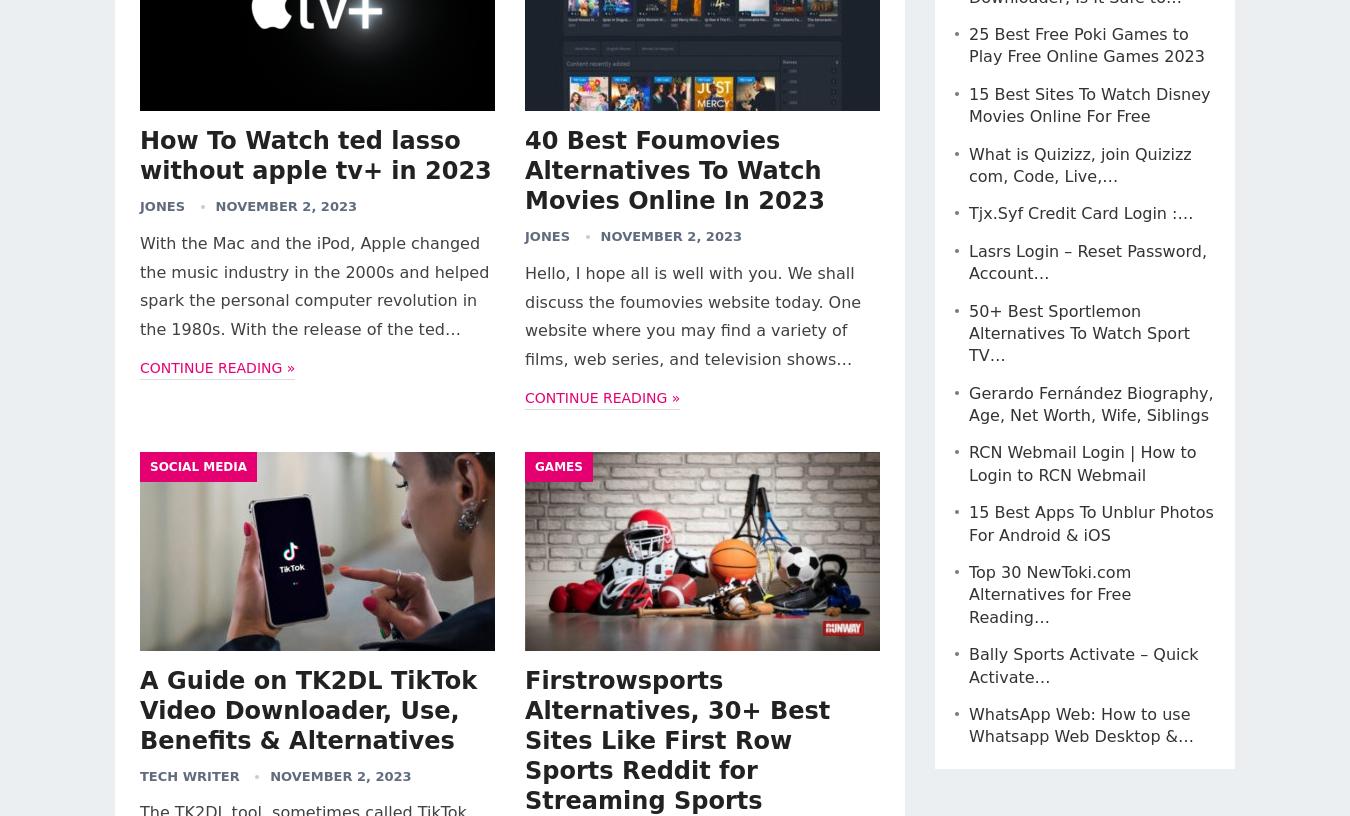 This screenshot has height=816, width=1350. What do you see at coordinates (1082, 462) in the screenshot?
I see `'RCN Webmail Login | How to Login to RCN Webmail'` at bounding box center [1082, 462].